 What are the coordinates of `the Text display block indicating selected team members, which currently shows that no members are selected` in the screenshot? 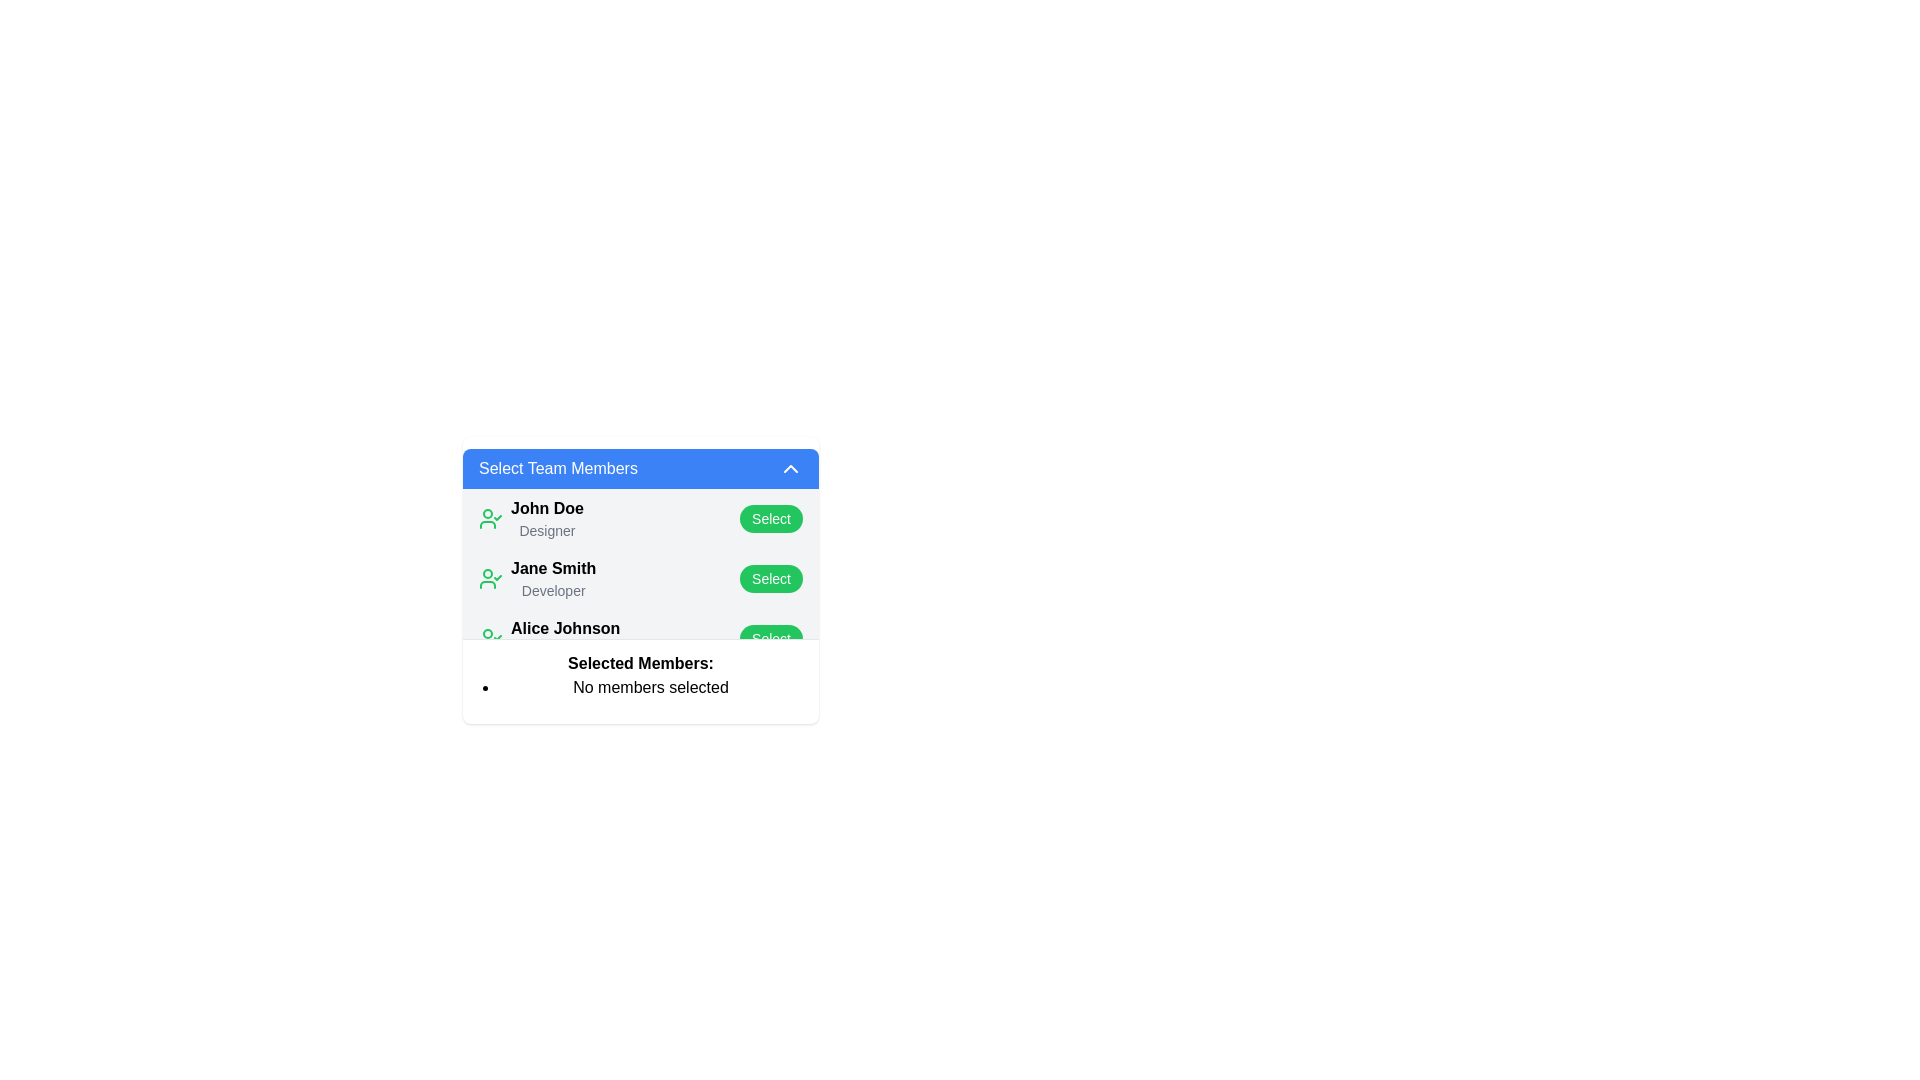 It's located at (641, 675).